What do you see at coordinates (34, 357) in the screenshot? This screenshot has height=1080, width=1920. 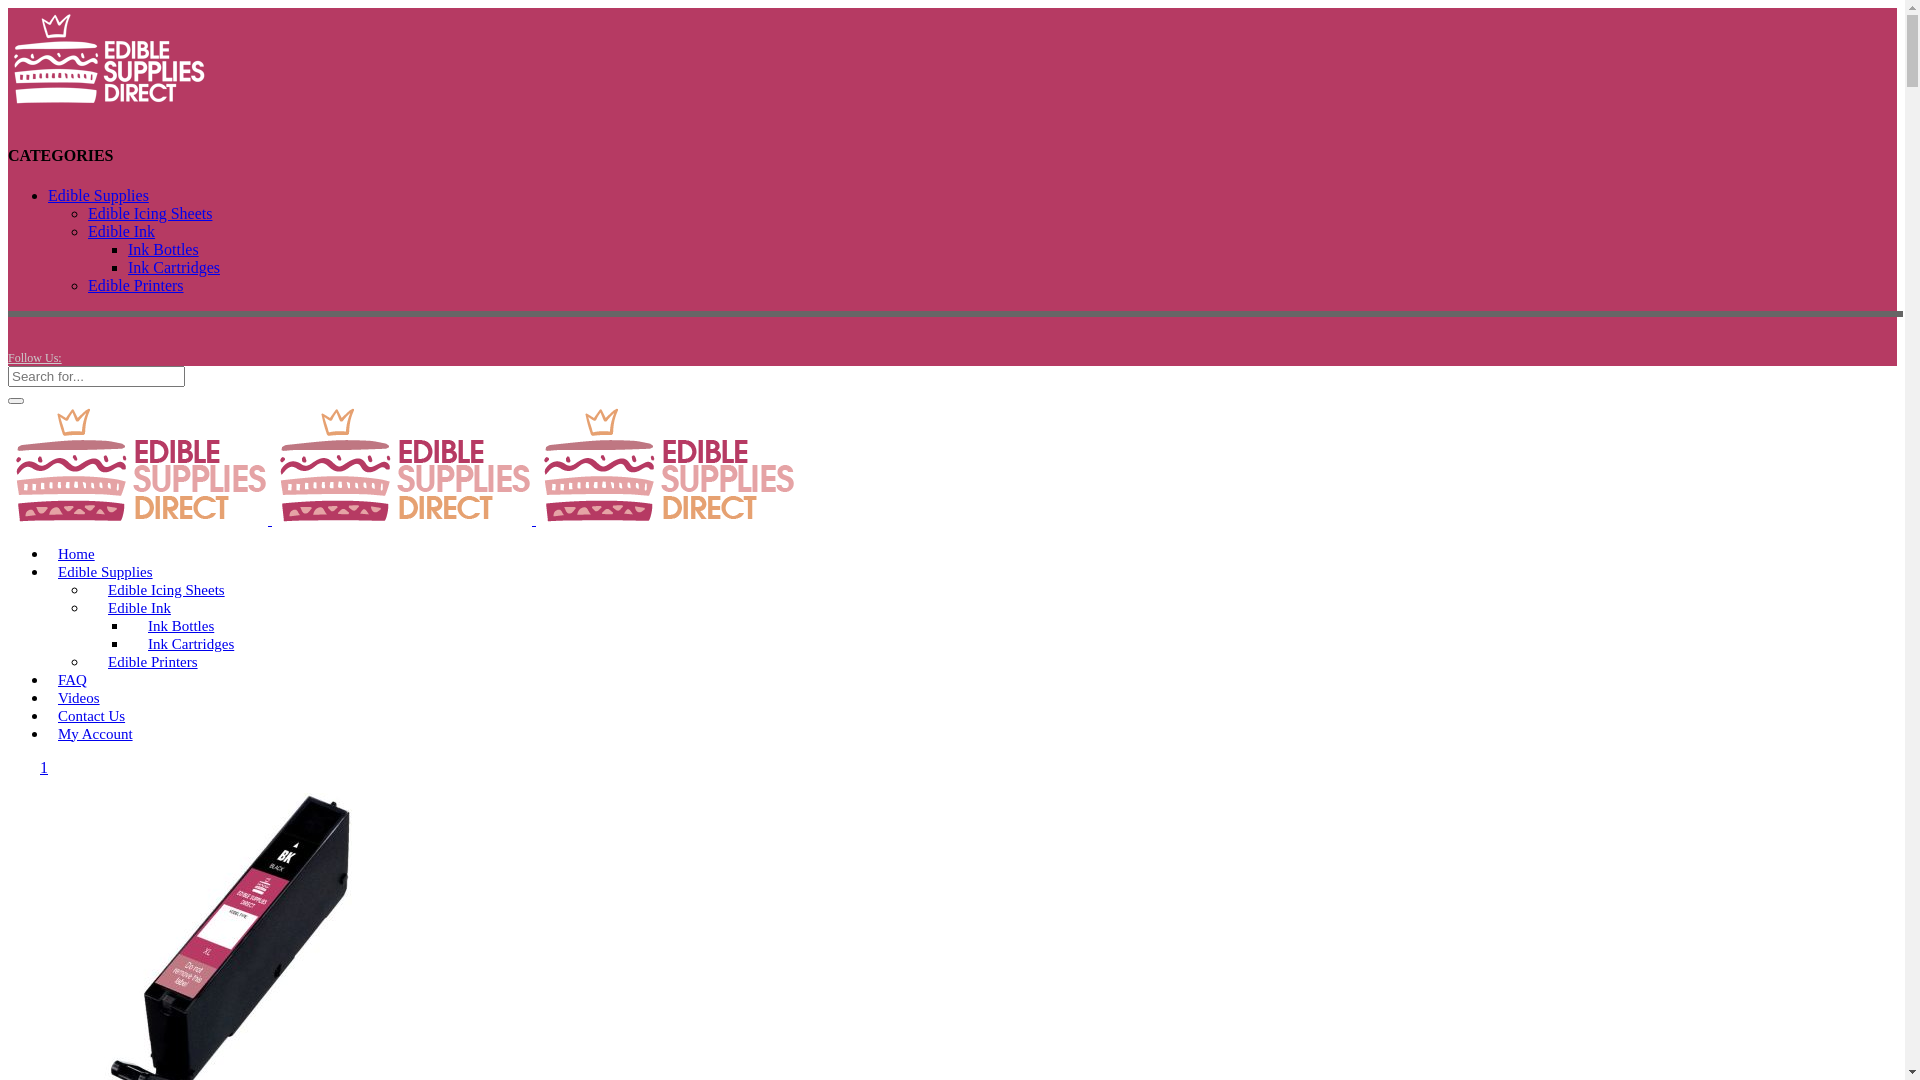 I see `'Follow Us:'` at bounding box center [34, 357].